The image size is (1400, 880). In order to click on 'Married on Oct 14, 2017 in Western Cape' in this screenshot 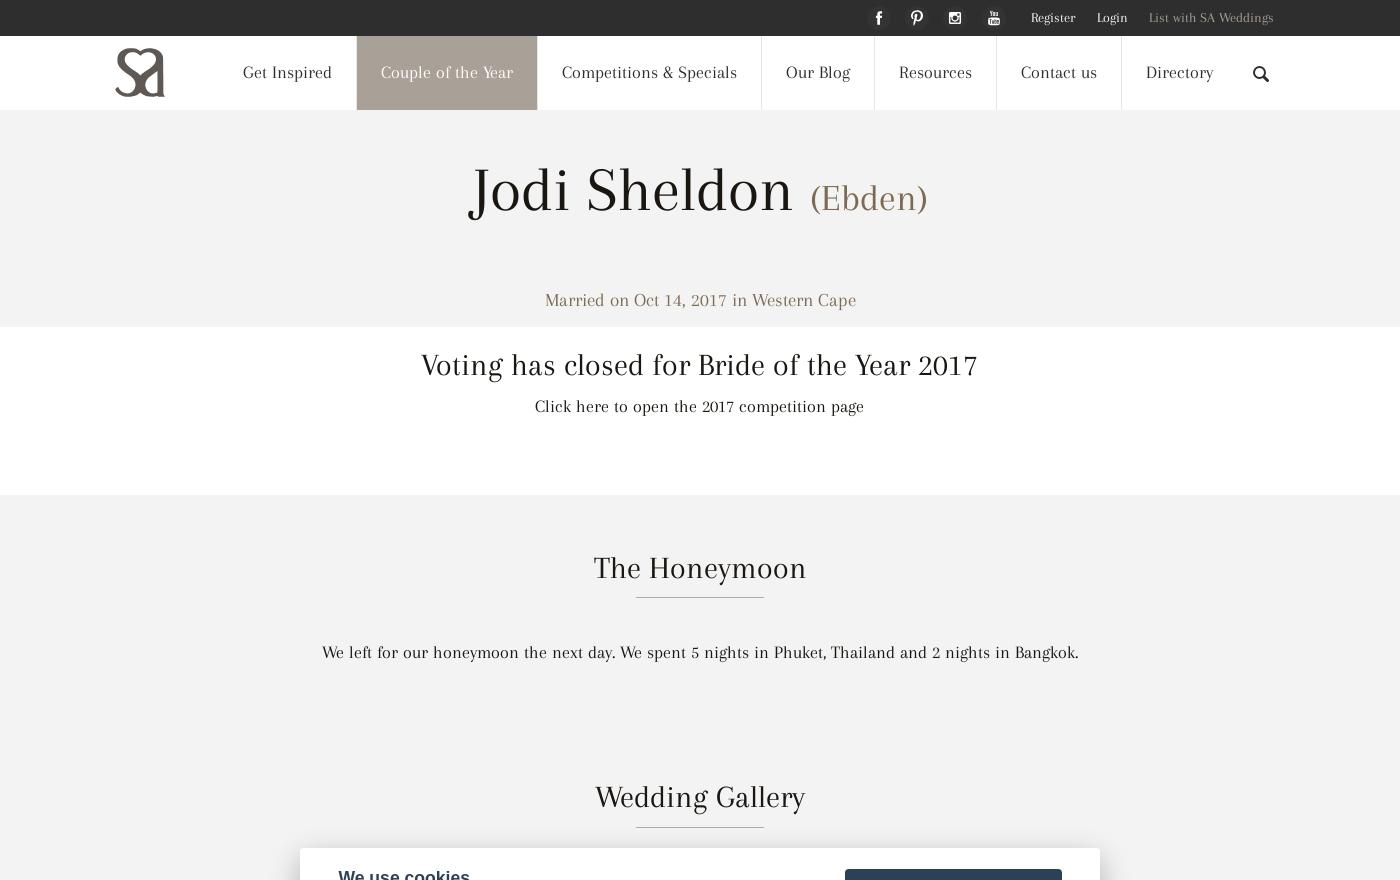, I will do `click(699, 298)`.